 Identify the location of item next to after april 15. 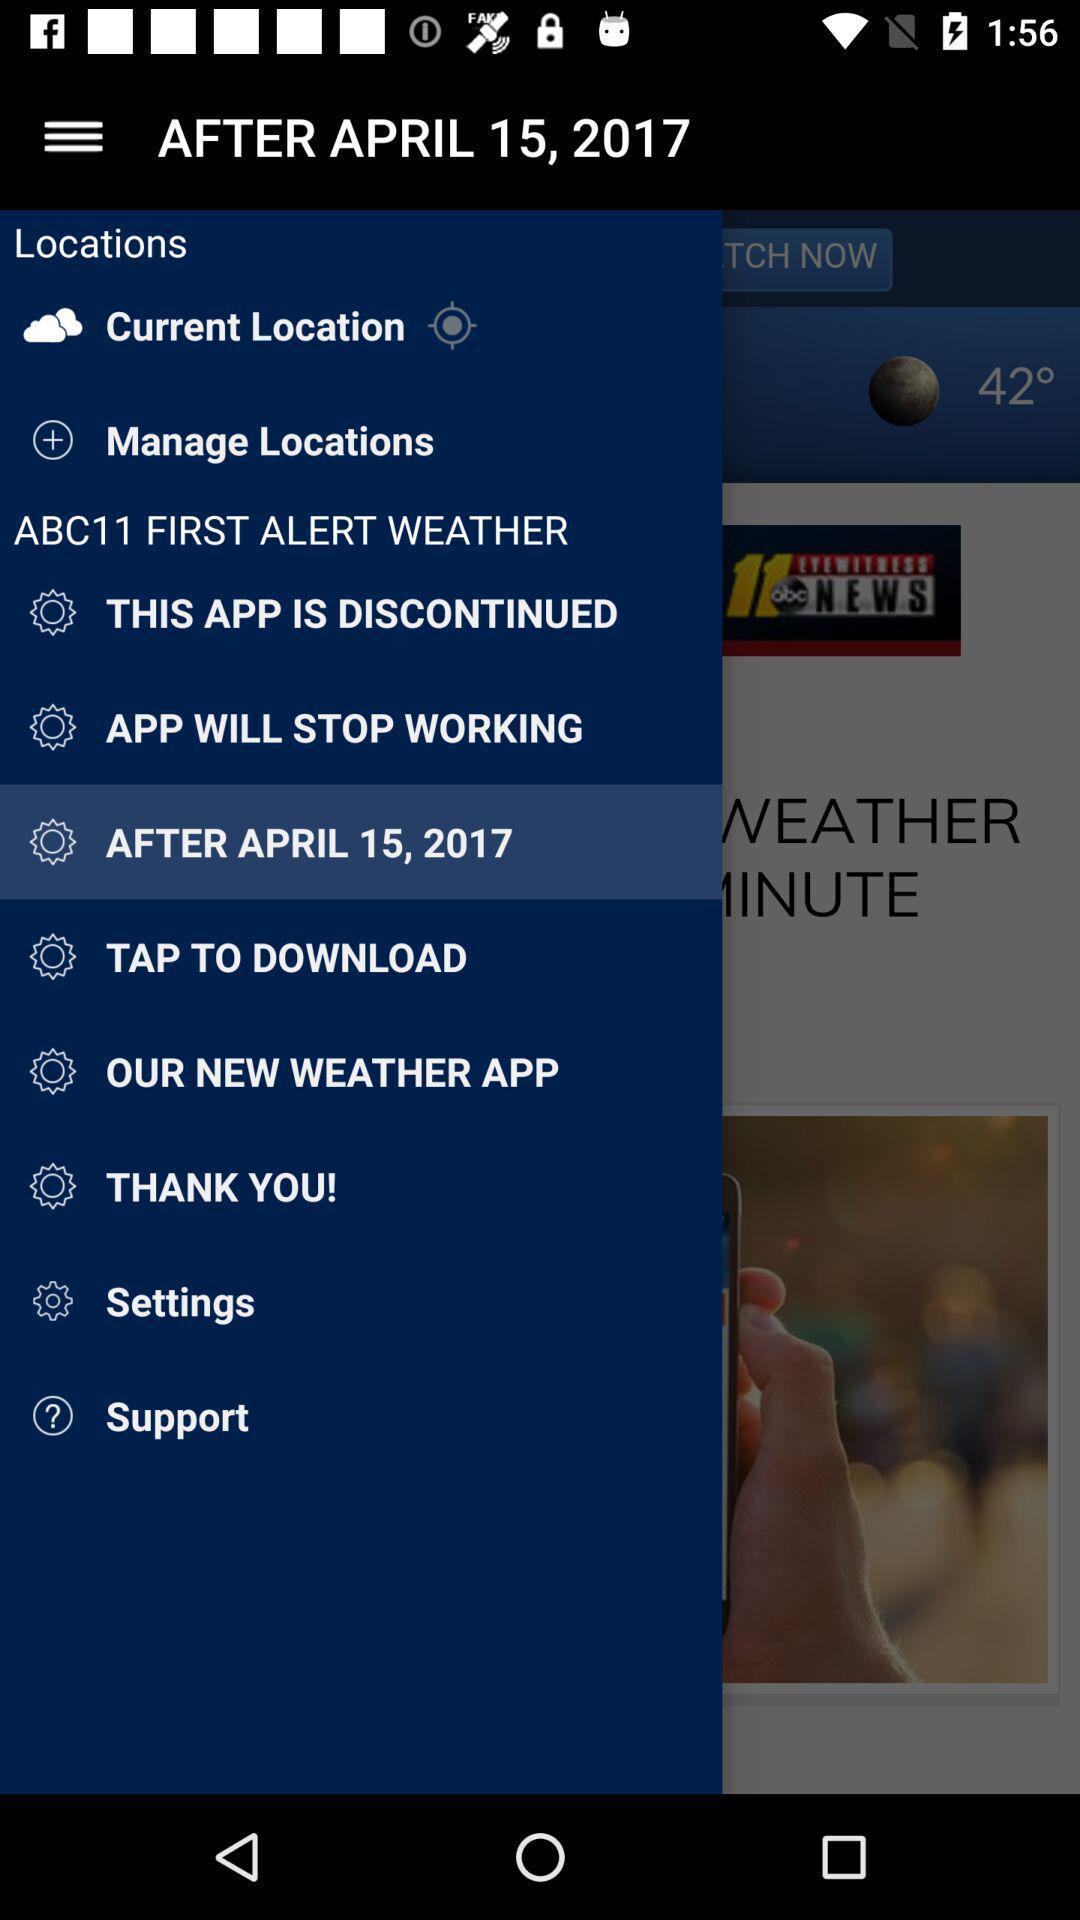
(72, 135).